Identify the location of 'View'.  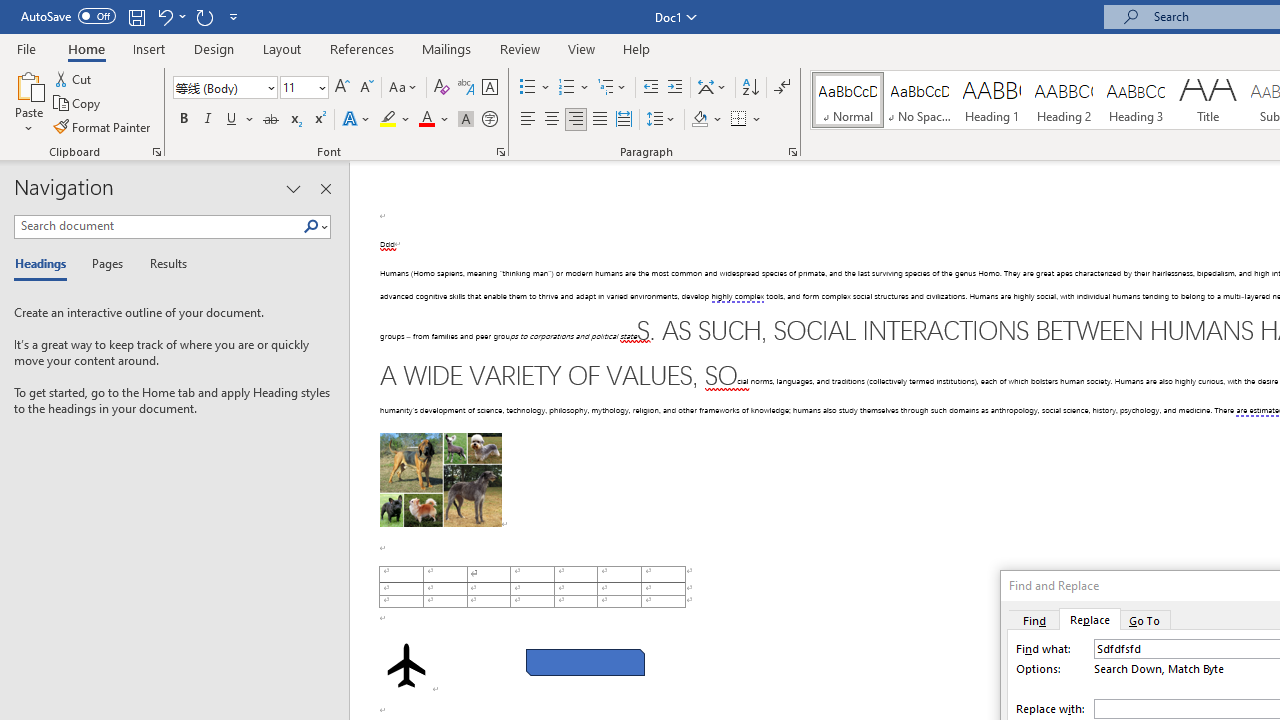
(581, 48).